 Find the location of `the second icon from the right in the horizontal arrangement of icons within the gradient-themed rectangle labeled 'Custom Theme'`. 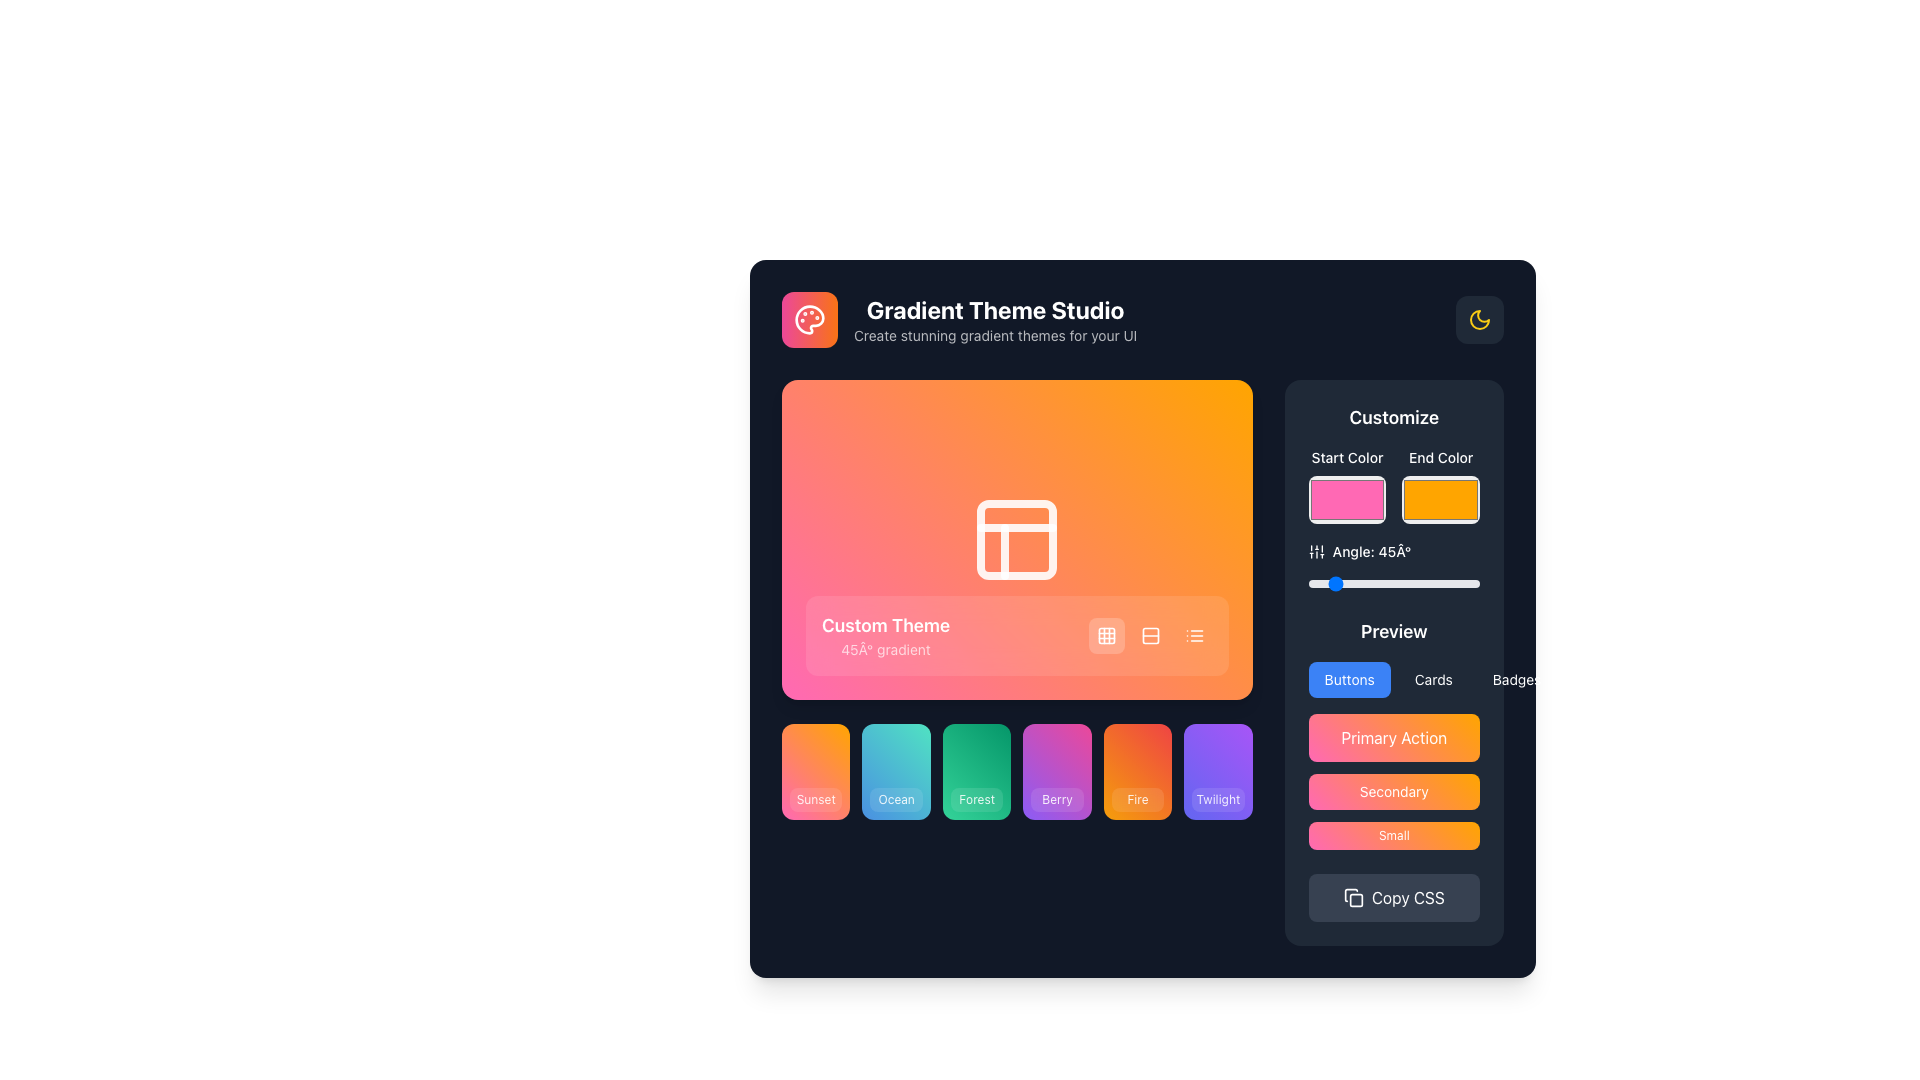

the second icon from the right in the horizontal arrangement of icons within the gradient-themed rectangle labeled 'Custom Theme' is located at coordinates (1150, 636).